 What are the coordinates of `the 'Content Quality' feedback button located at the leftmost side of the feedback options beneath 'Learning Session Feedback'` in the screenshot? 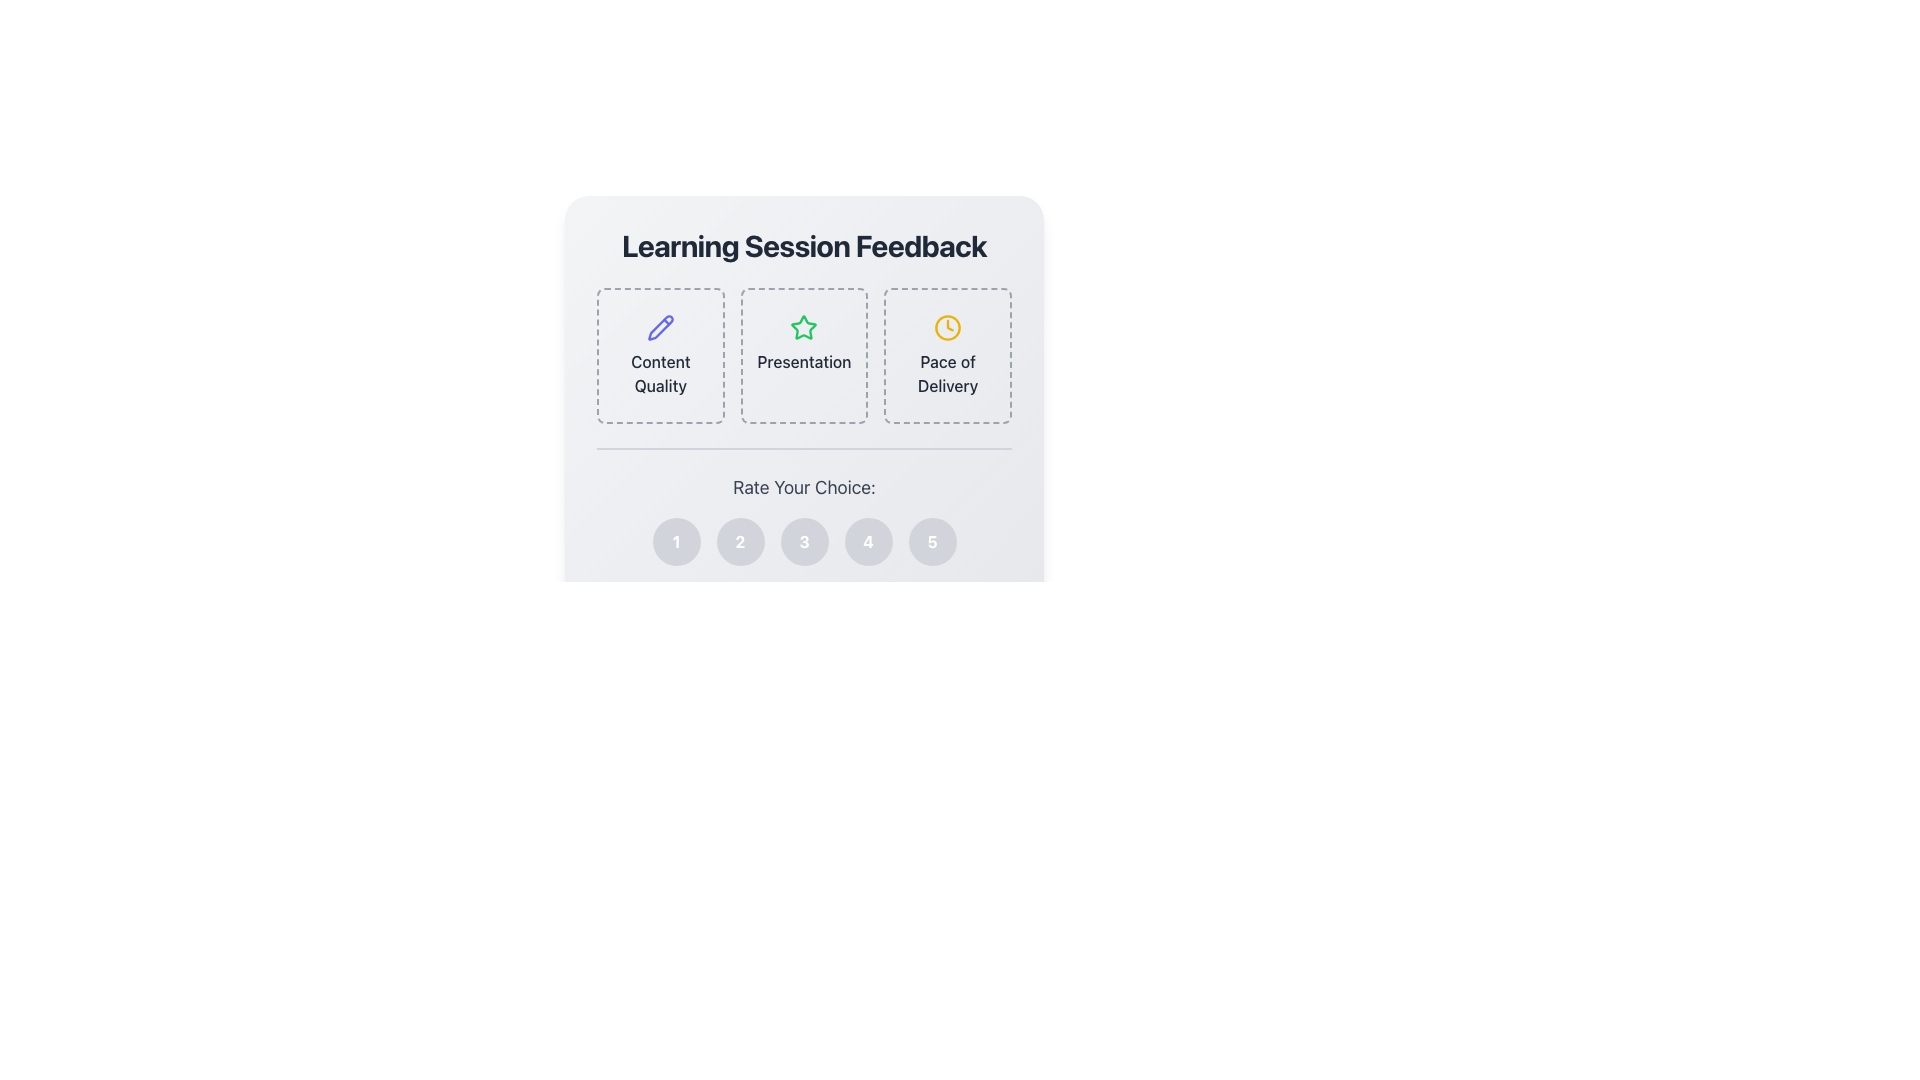 It's located at (660, 354).